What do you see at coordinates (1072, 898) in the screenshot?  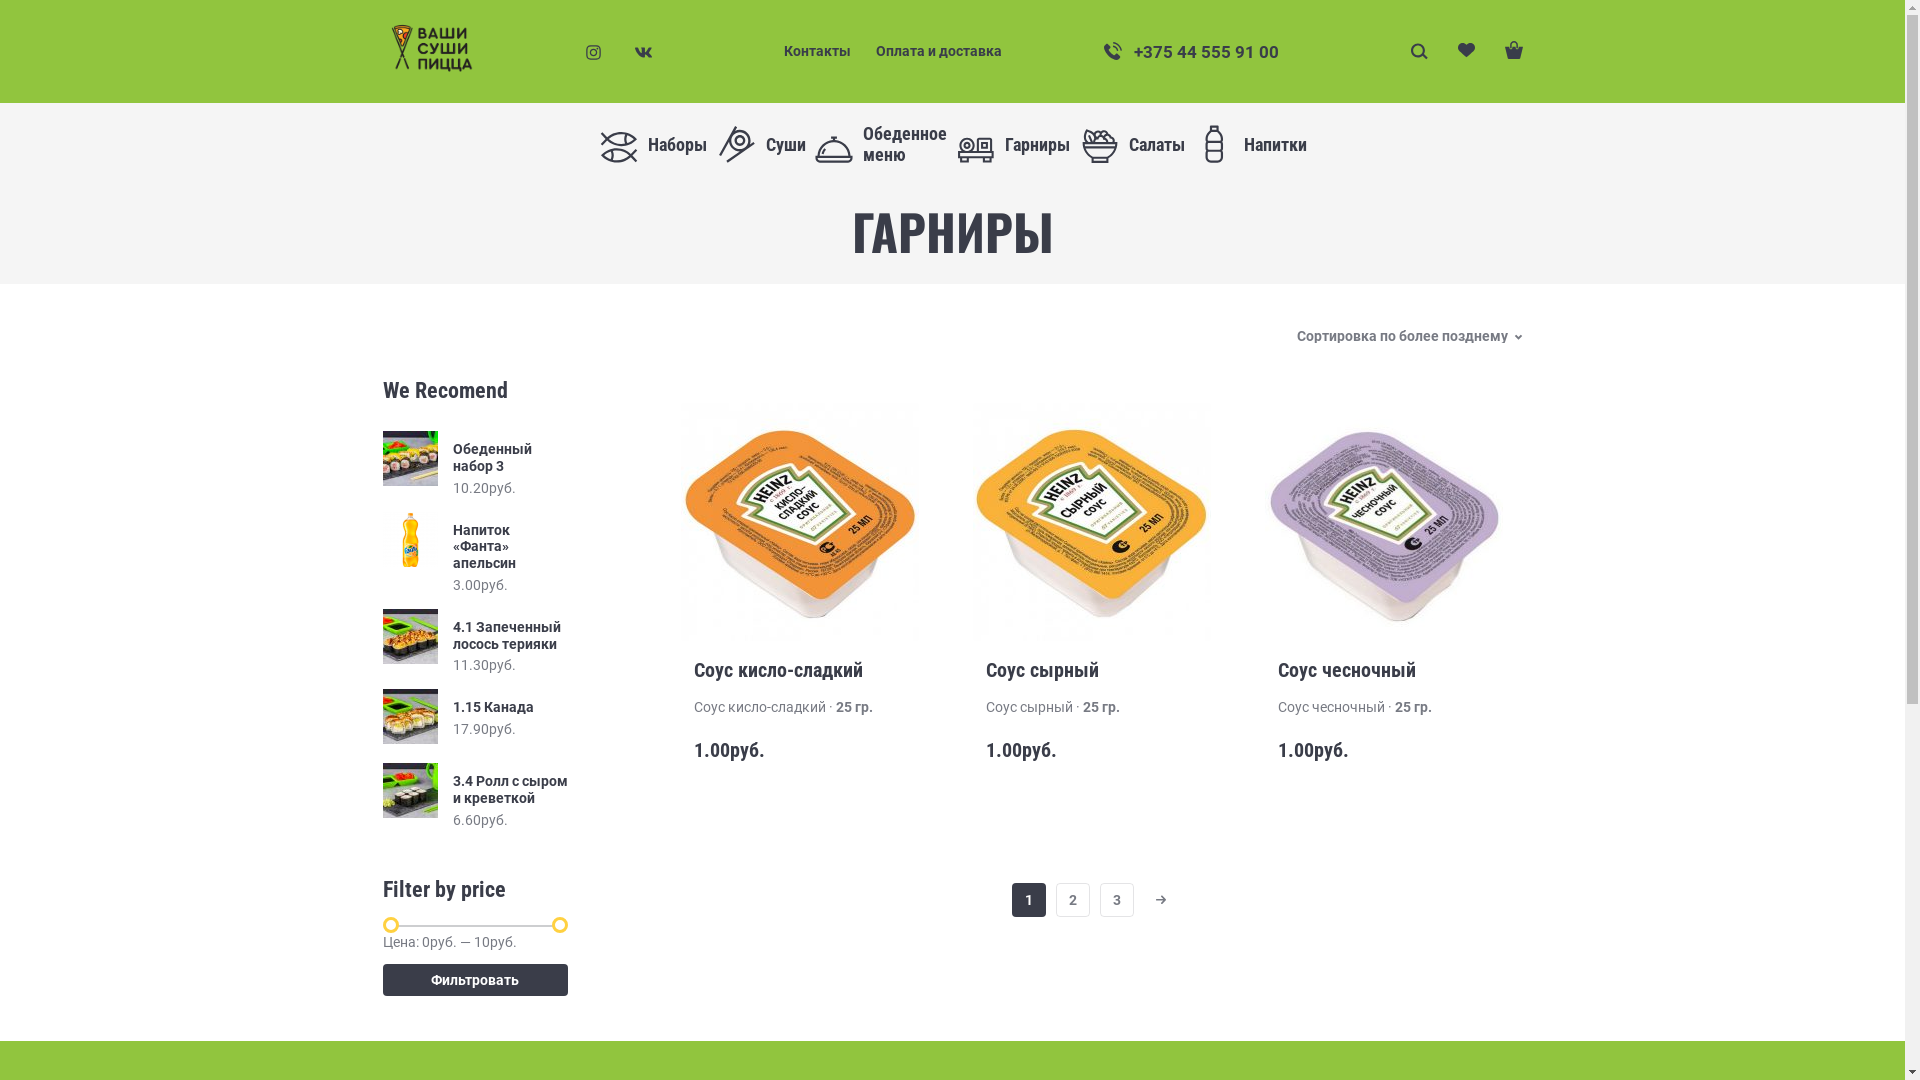 I see `'2'` at bounding box center [1072, 898].